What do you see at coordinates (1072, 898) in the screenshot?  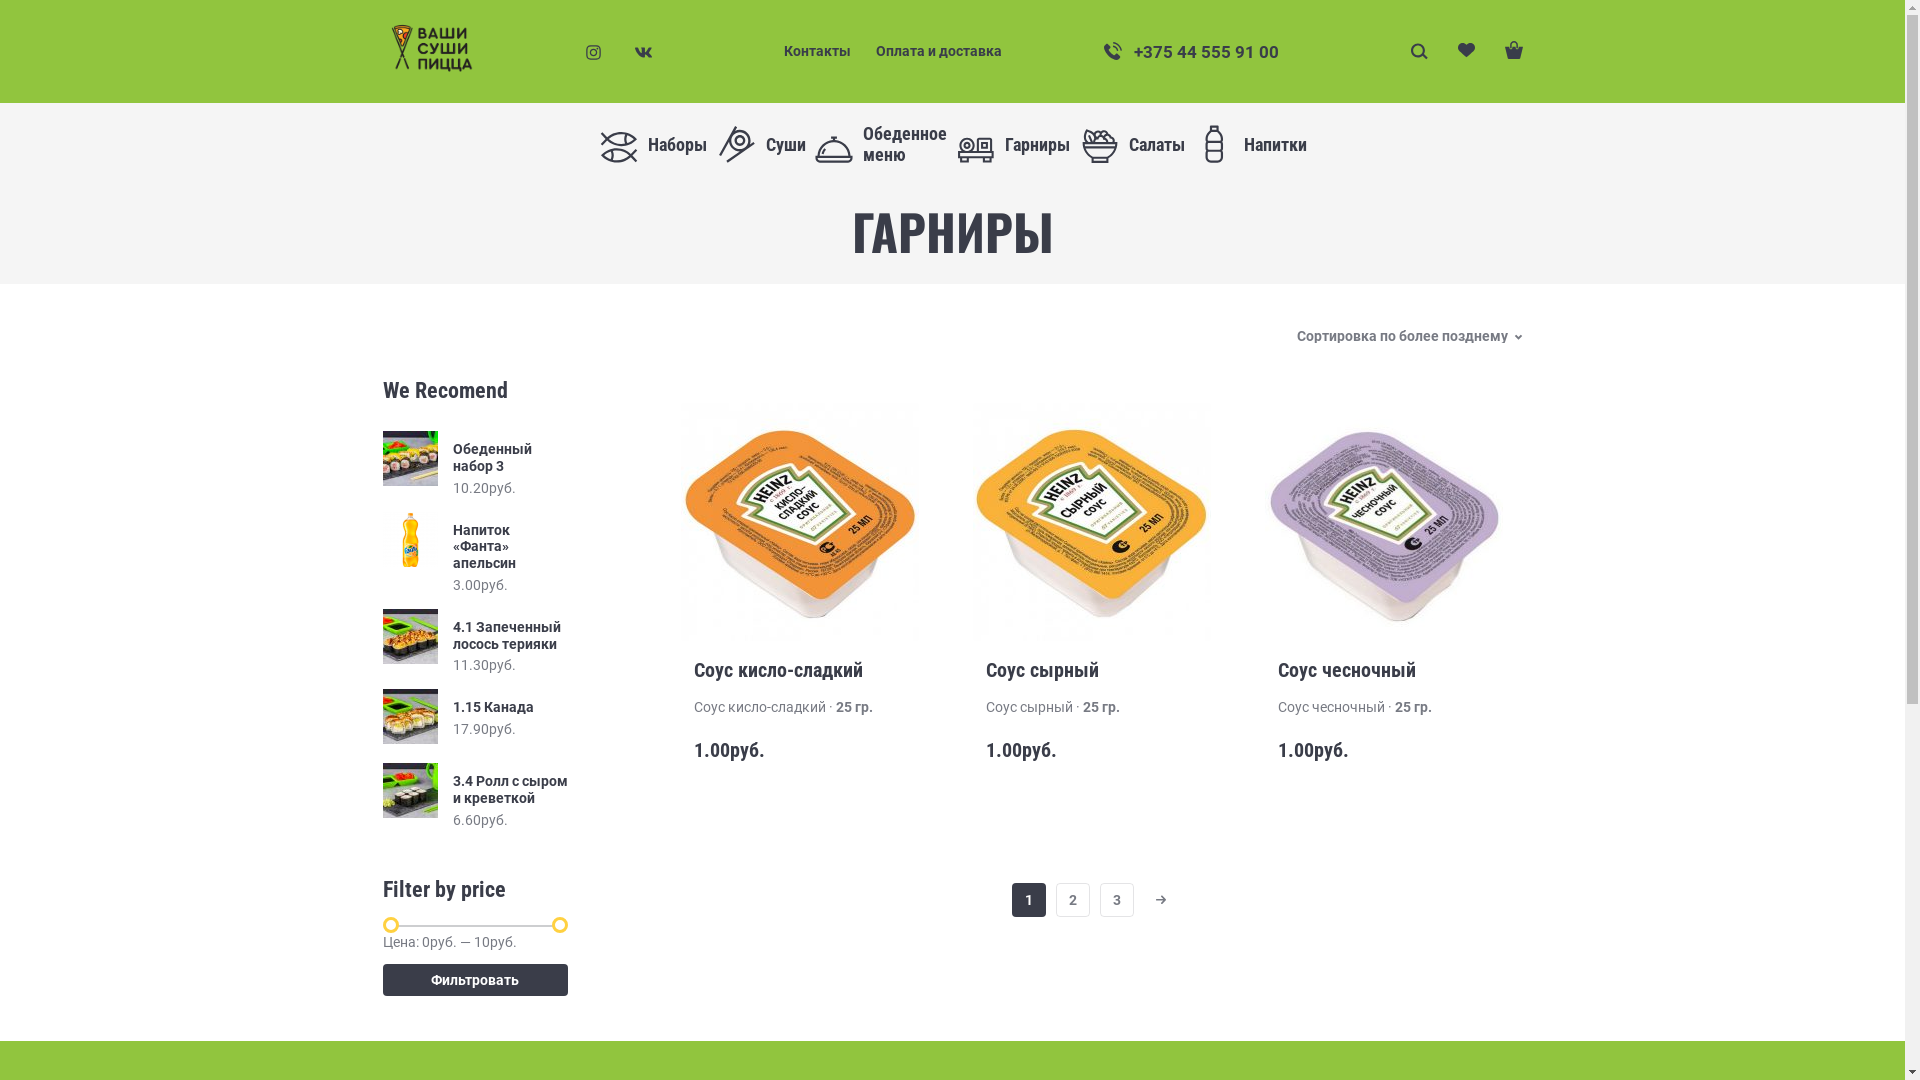 I see `'2'` at bounding box center [1072, 898].